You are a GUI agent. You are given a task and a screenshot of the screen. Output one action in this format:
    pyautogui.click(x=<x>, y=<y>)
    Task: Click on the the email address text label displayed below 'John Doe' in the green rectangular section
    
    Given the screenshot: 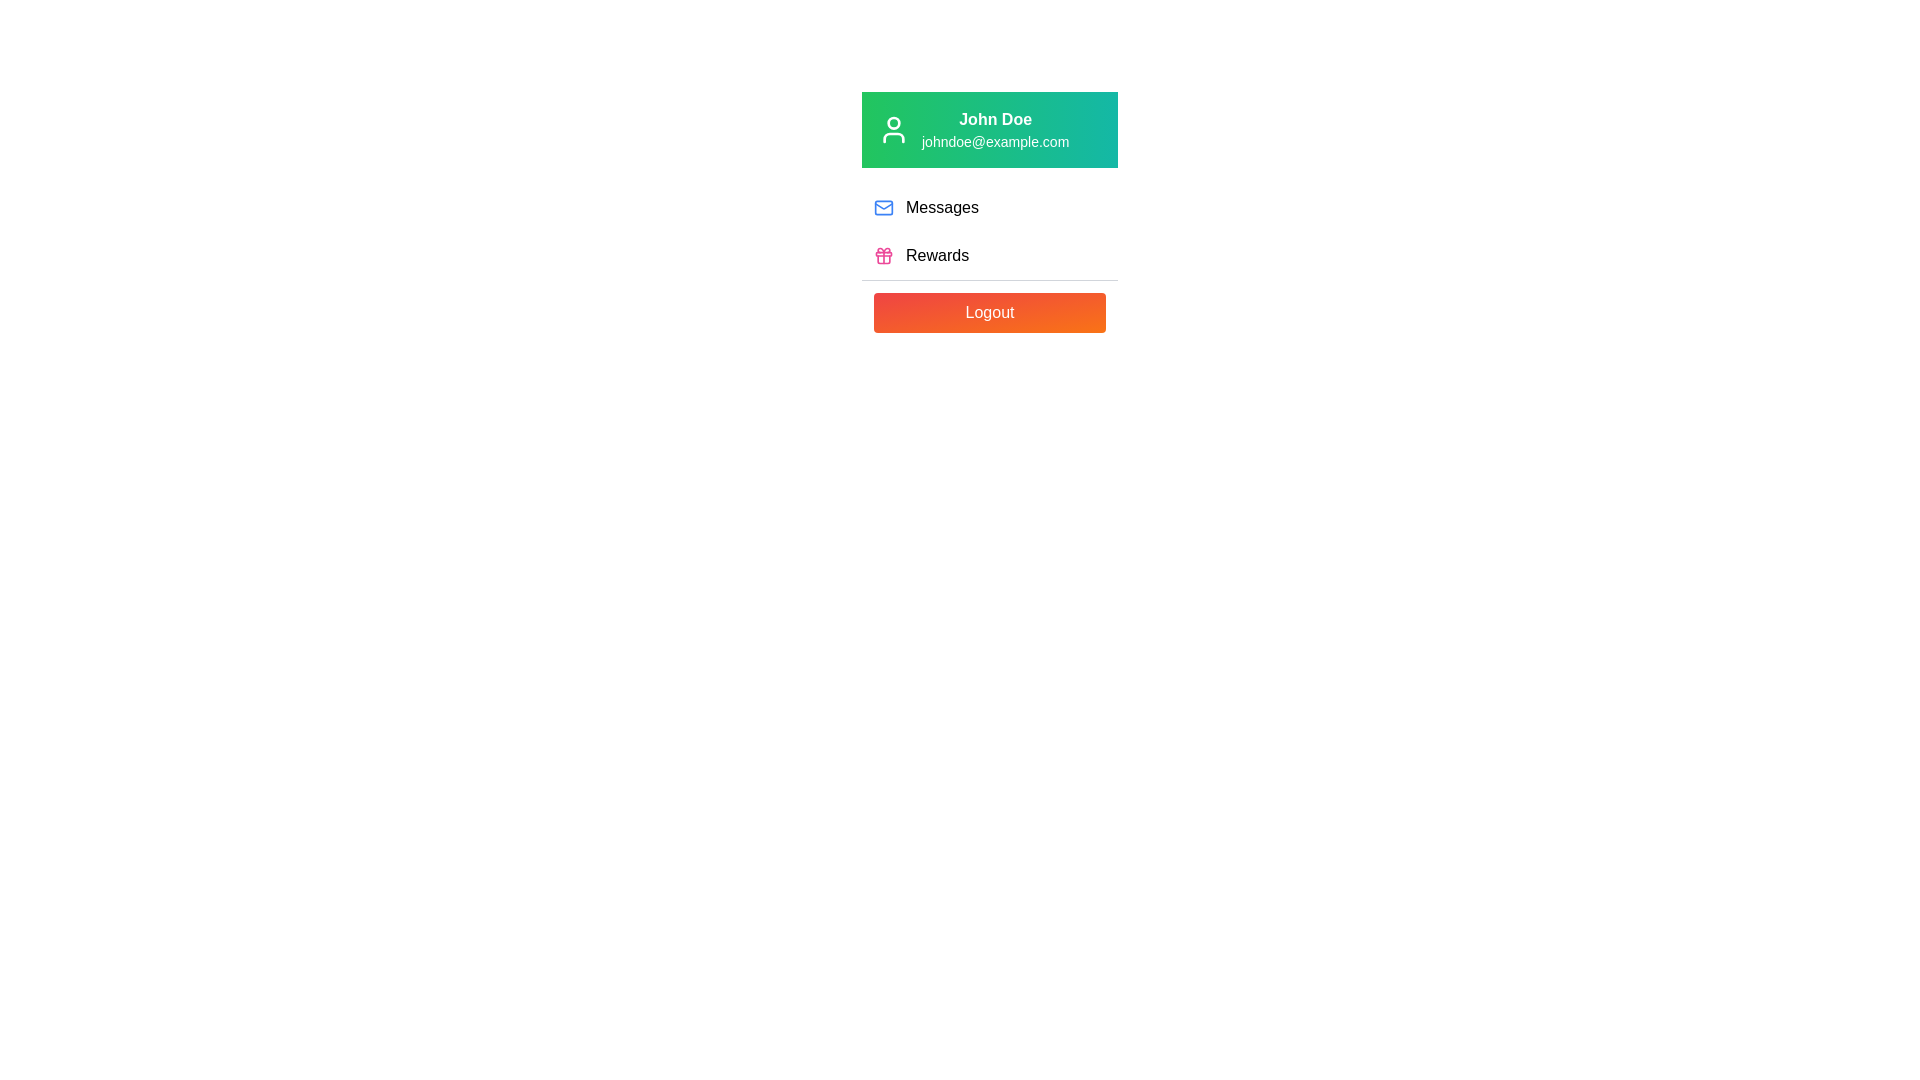 What is the action you would take?
    pyautogui.click(x=995, y=141)
    